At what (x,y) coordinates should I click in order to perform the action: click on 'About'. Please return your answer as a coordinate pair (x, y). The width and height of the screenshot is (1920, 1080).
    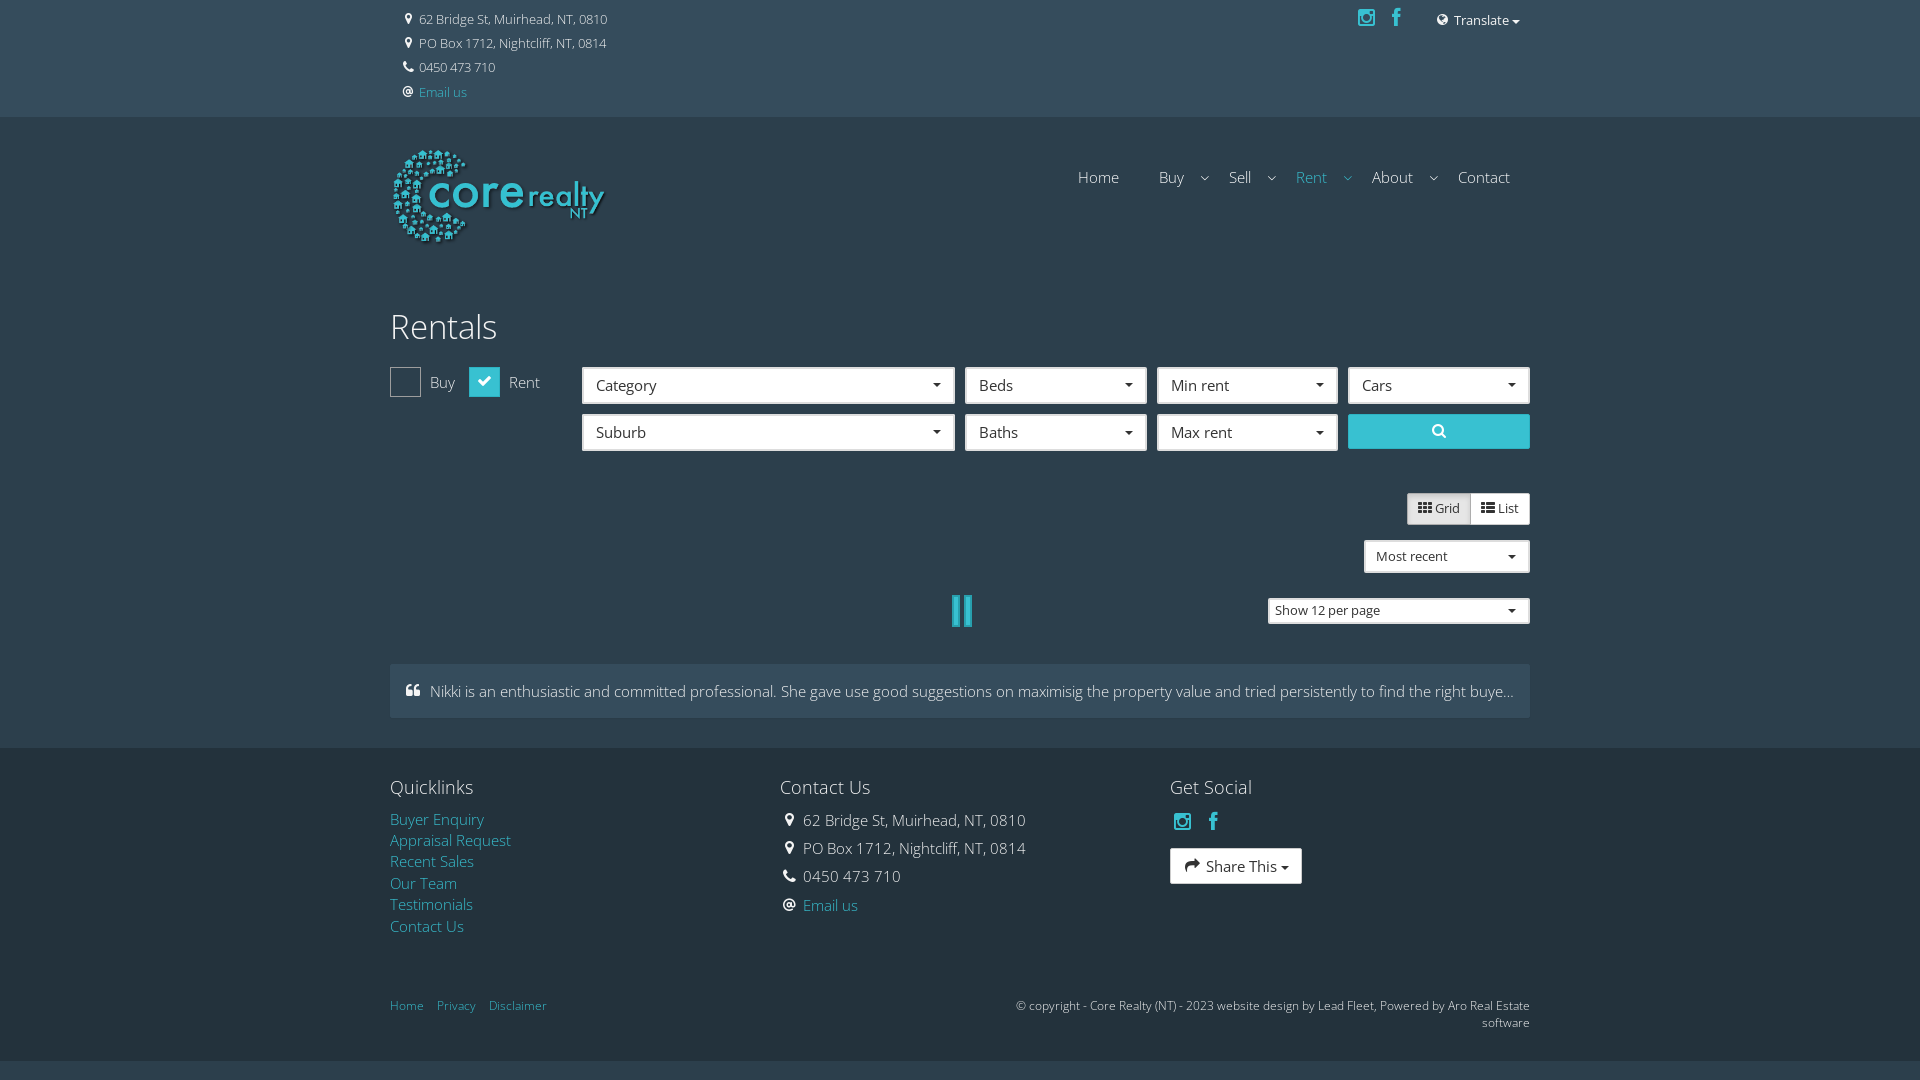
    Looking at the image, I should click on (1394, 176).